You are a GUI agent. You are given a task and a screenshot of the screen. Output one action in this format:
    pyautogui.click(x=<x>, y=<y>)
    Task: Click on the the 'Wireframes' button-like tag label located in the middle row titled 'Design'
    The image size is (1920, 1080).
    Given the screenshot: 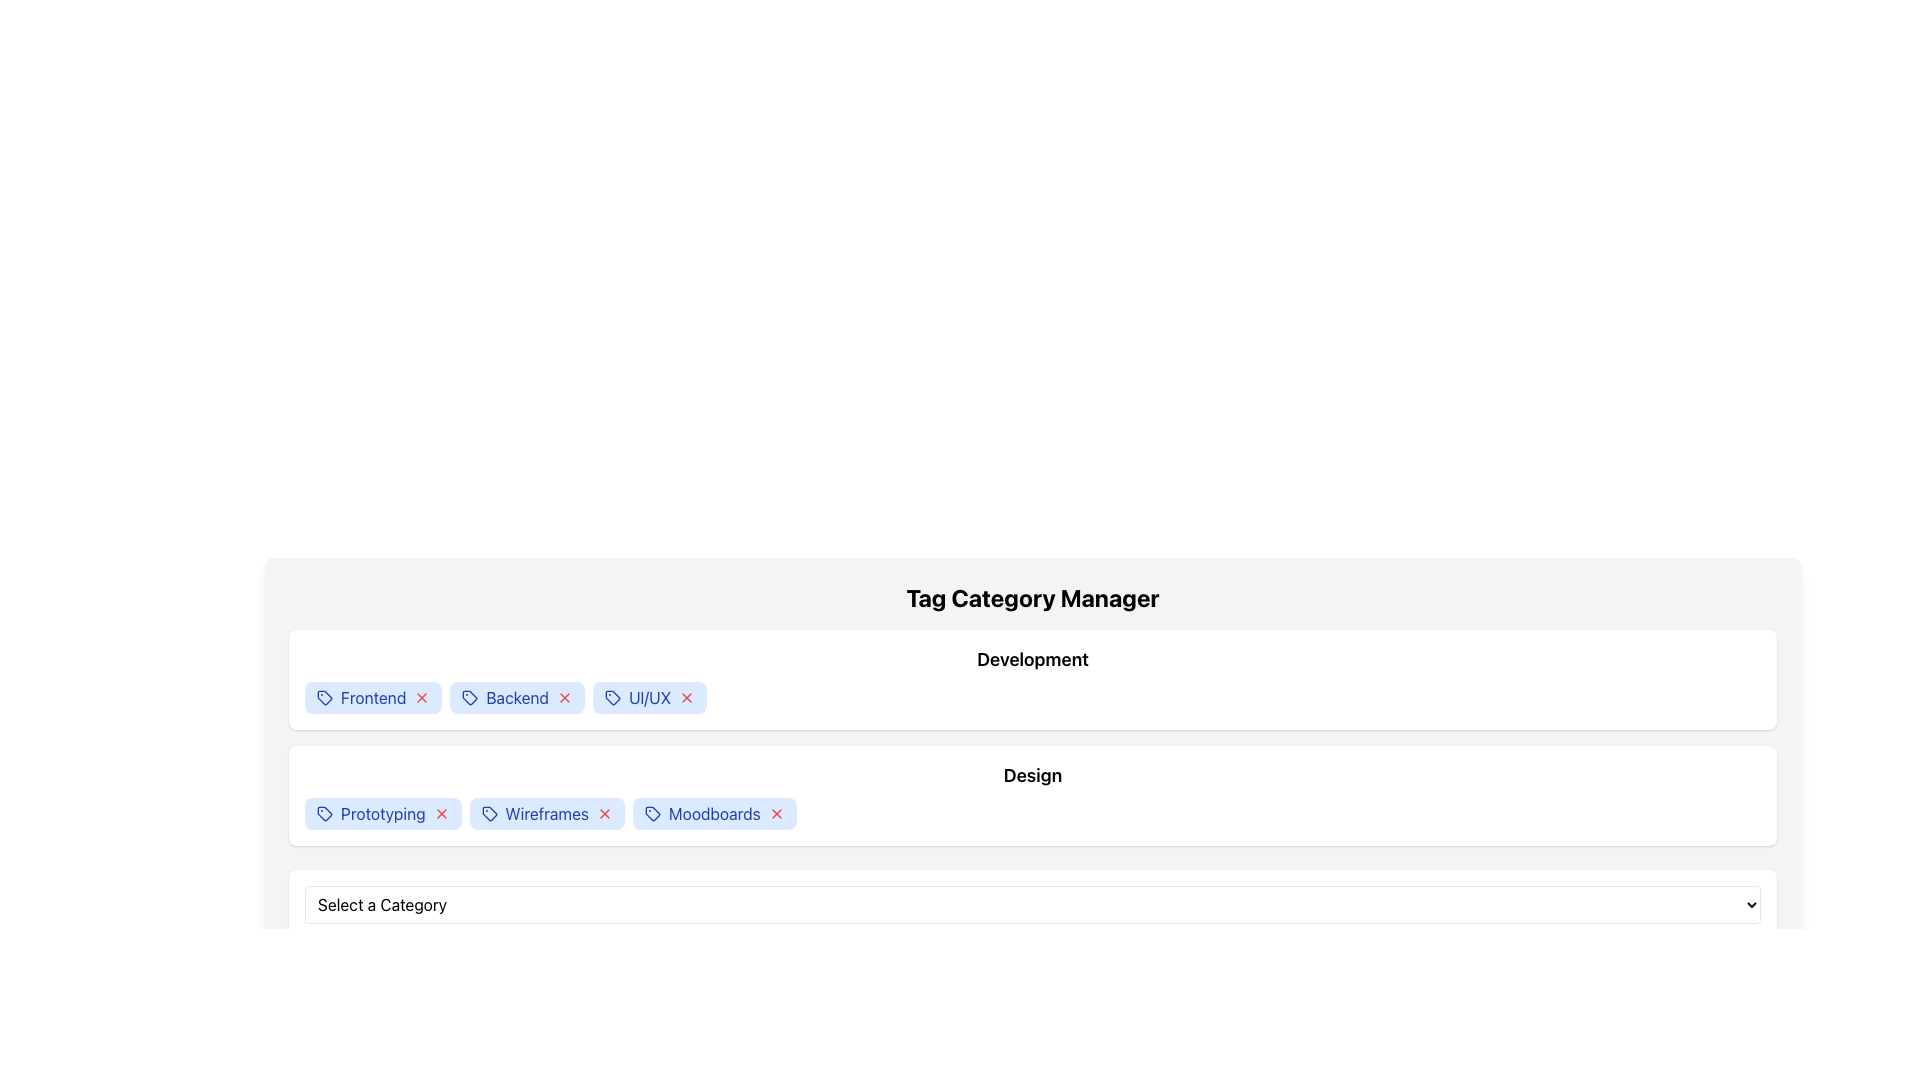 What is the action you would take?
    pyautogui.click(x=547, y=813)
    